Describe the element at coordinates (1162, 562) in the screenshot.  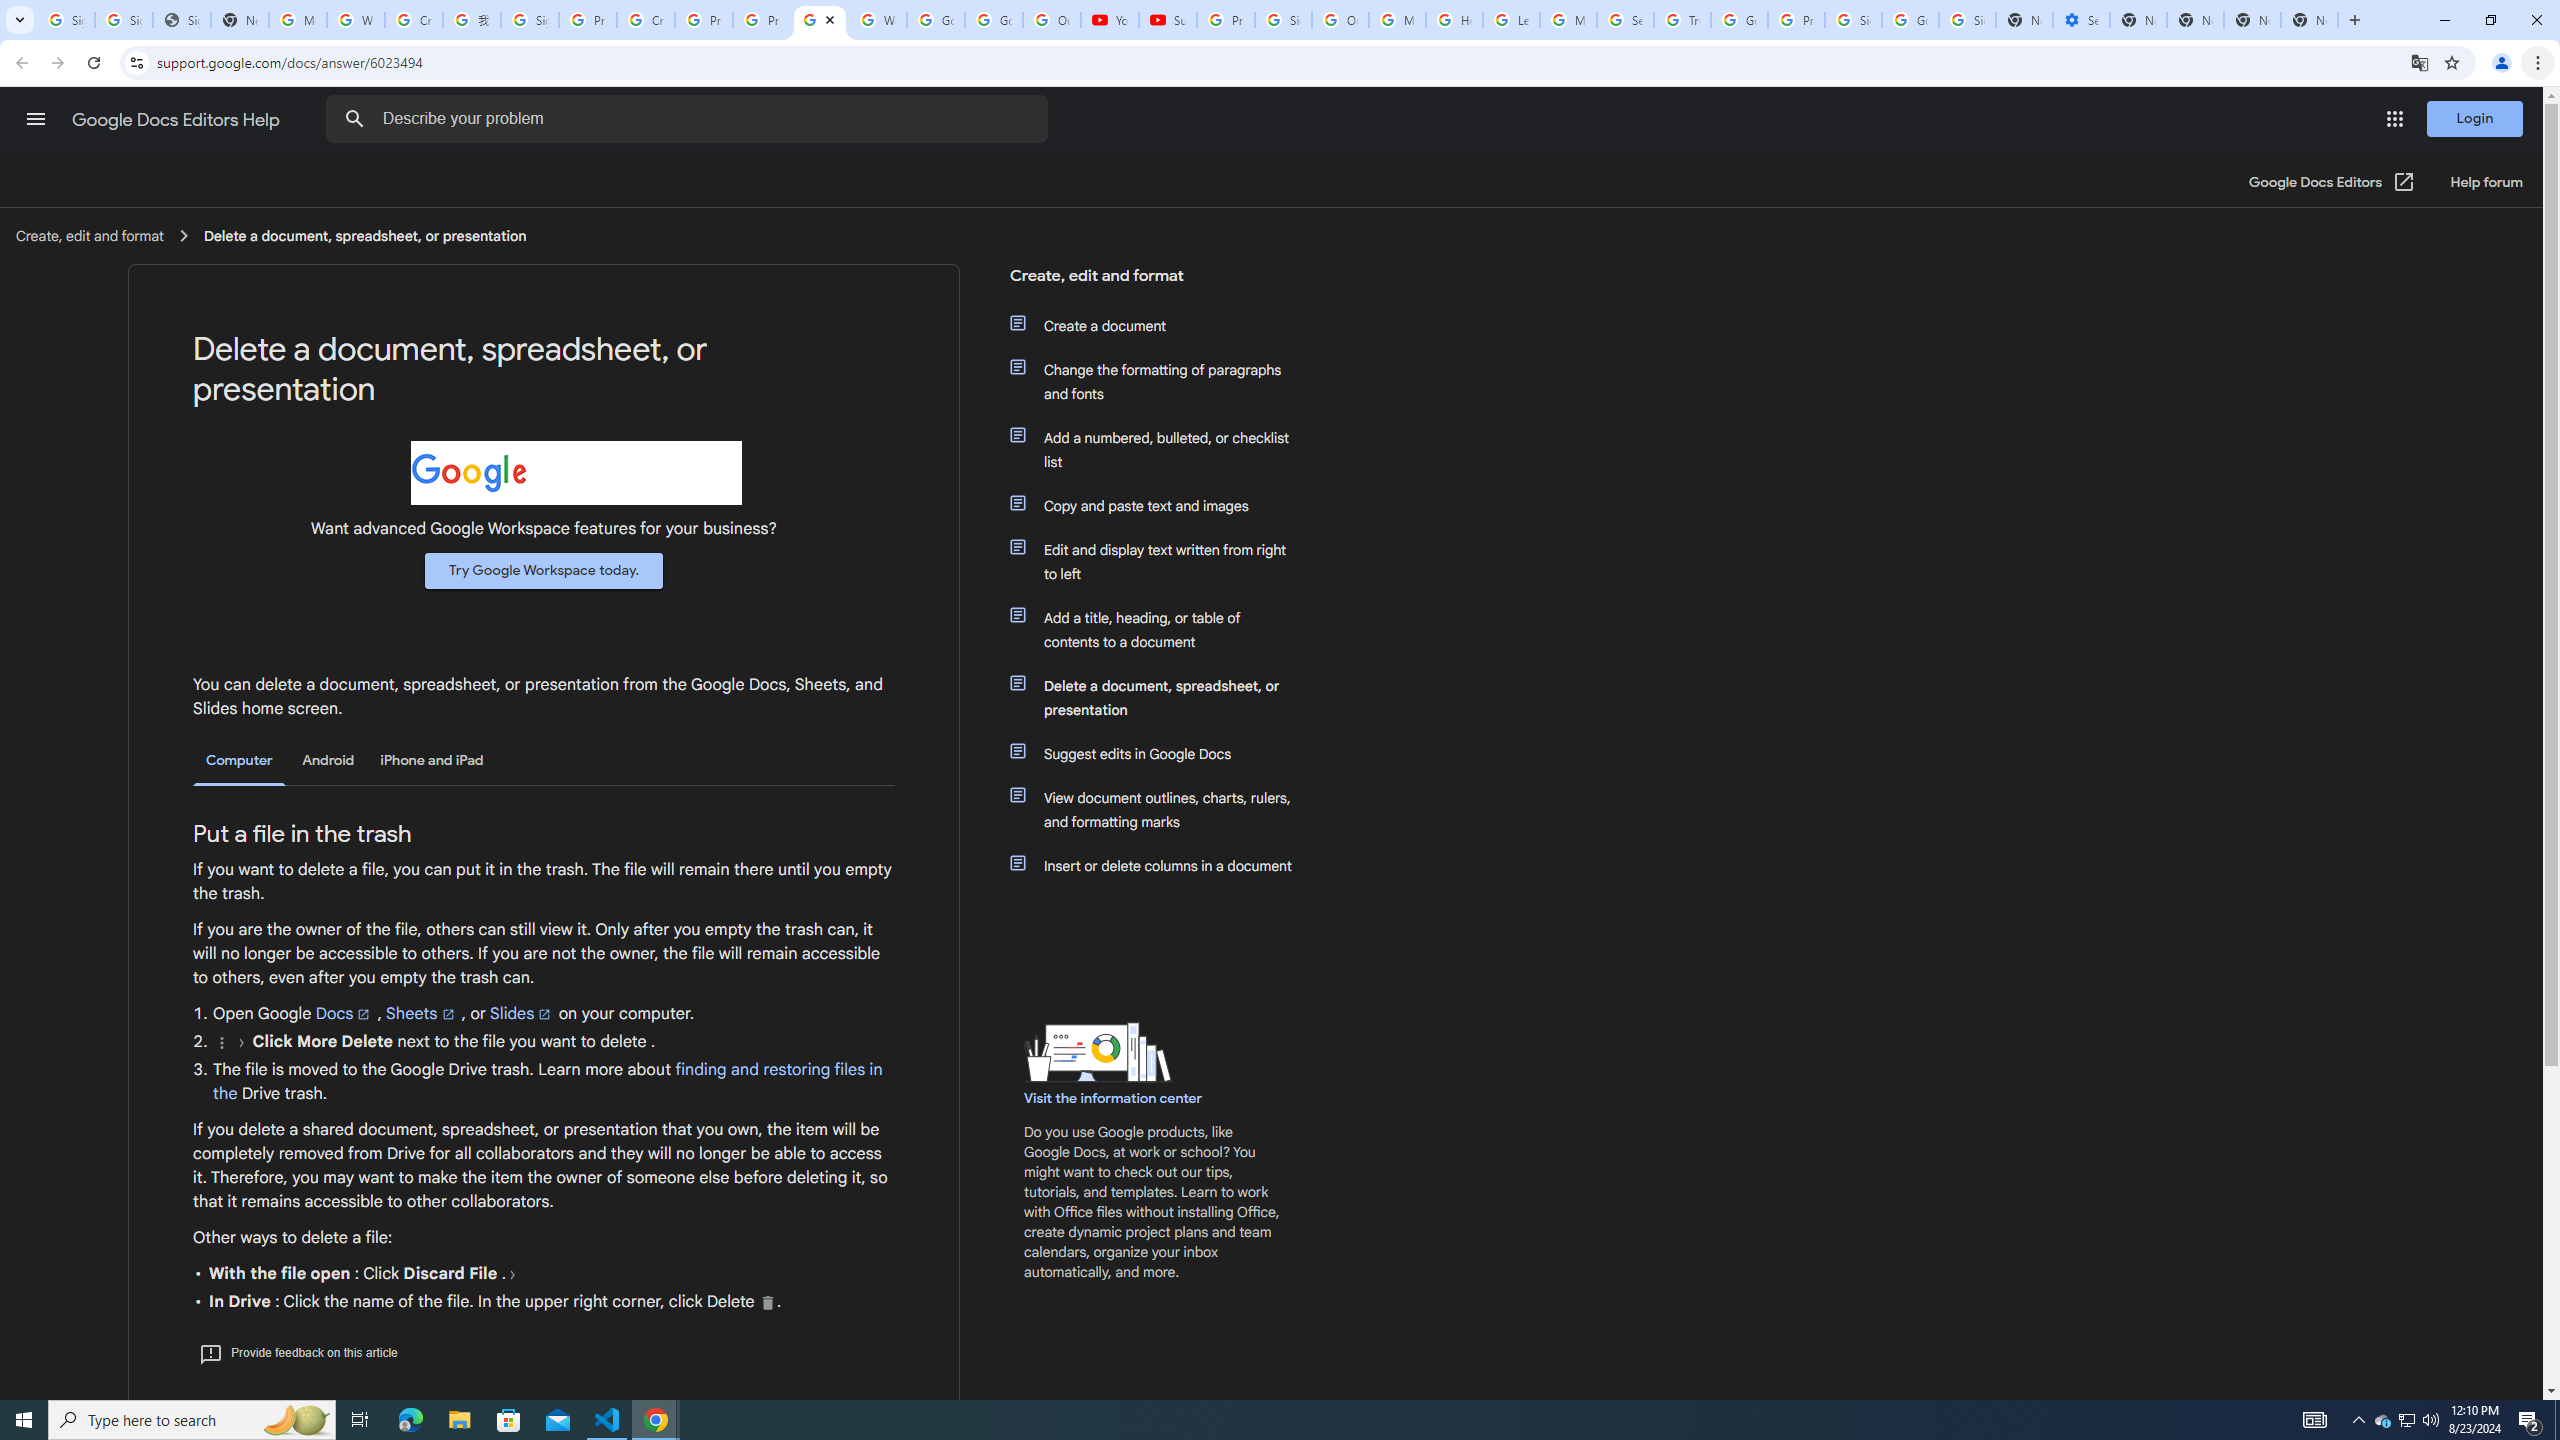
I see `'Edit and display text written from right to left'` at that location.